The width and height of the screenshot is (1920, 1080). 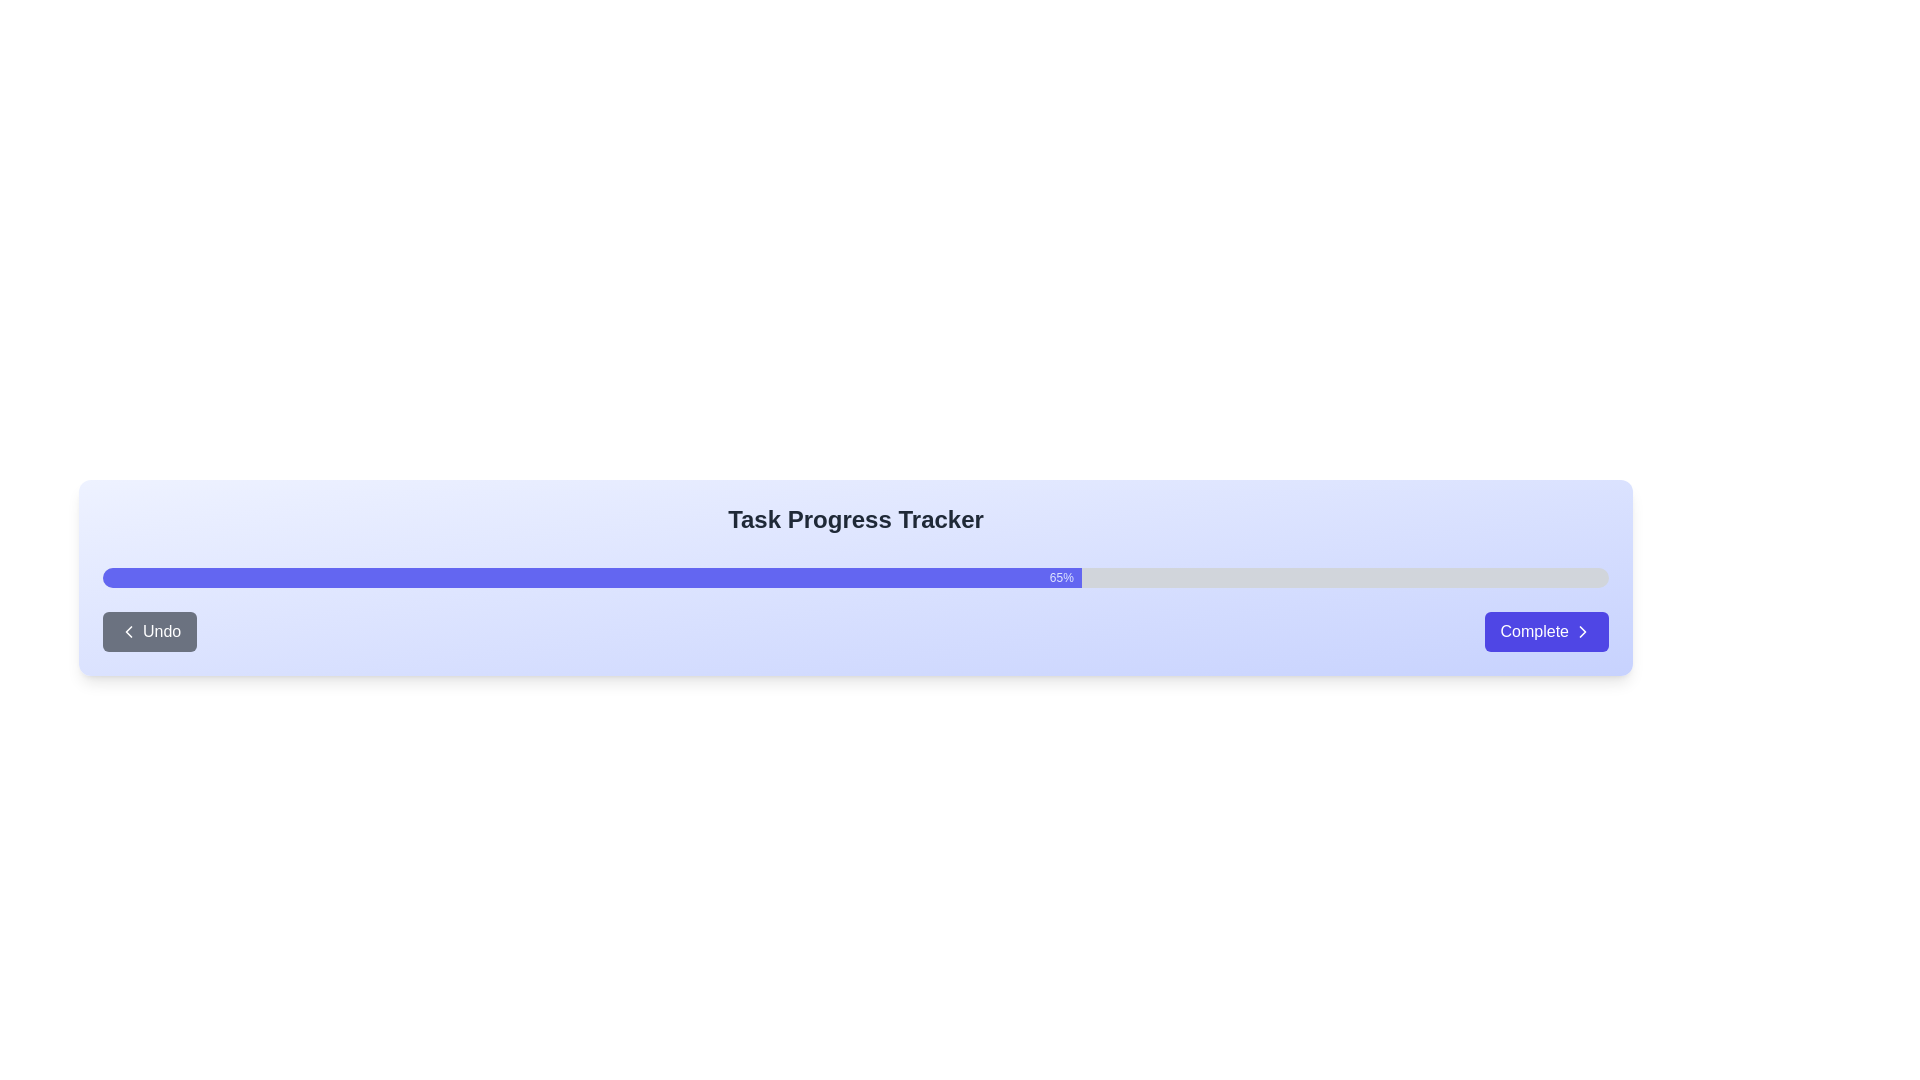 I want to click on the 'Undo' button located on the left side of the horizontal bar, so click(x=149, y=632).